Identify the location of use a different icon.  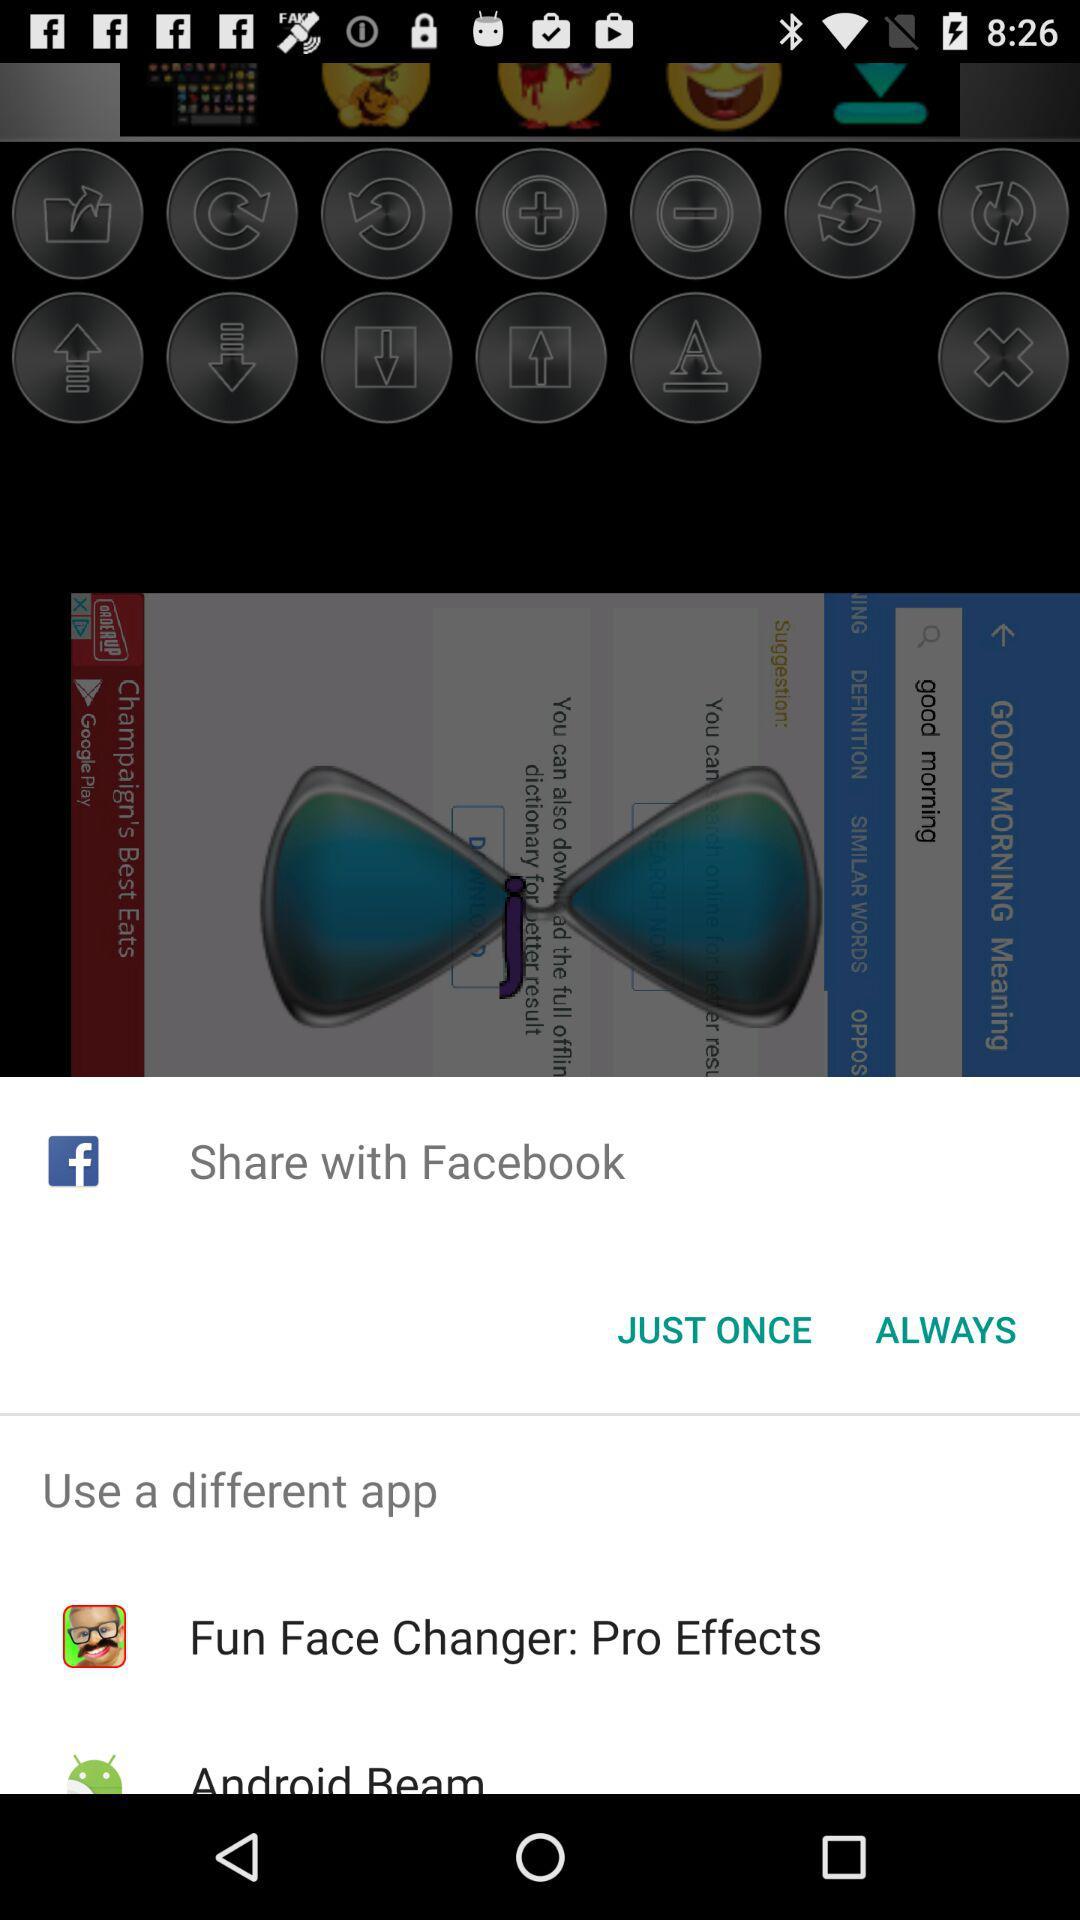
(540, 1489).